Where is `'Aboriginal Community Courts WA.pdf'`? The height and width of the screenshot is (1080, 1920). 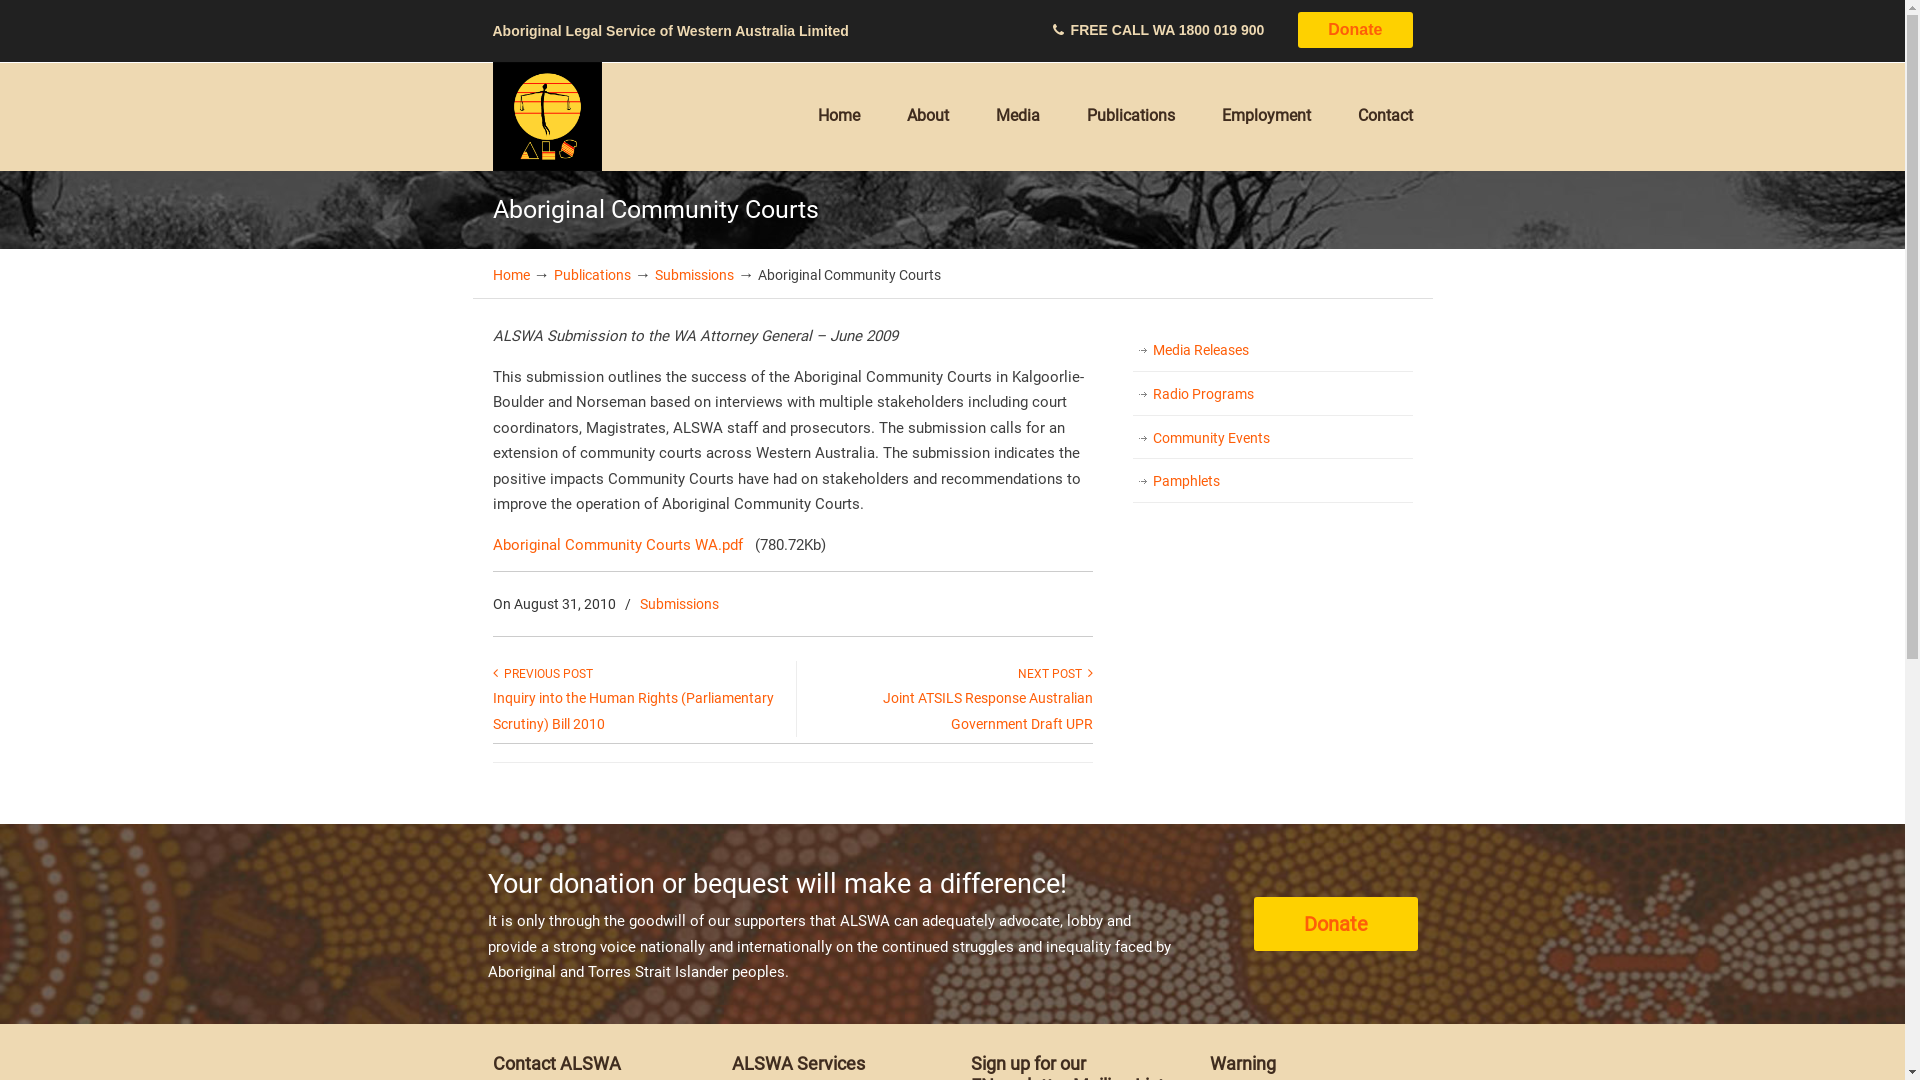 'Aboriginal Community Courts WA.pdf' is located at coordinates (616, 544).